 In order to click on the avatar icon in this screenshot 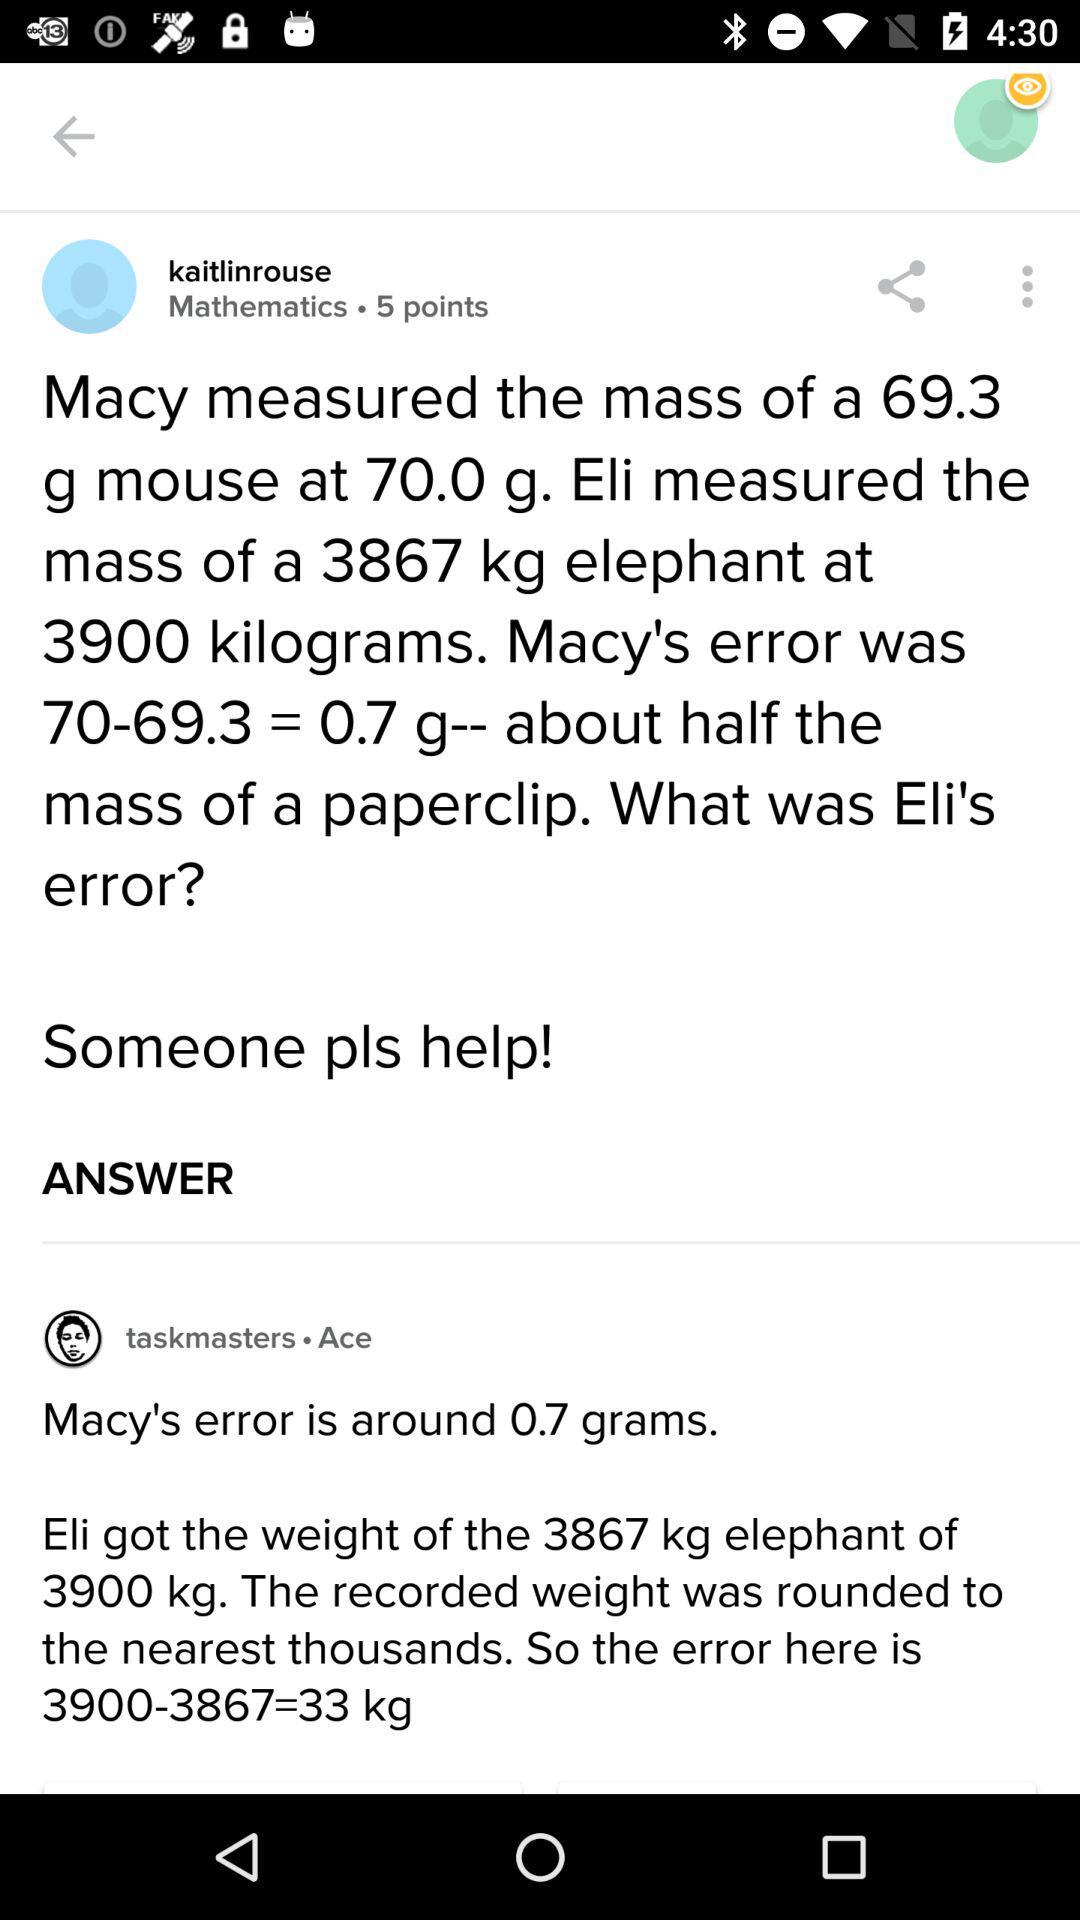, I will do `click(88, 285)`.